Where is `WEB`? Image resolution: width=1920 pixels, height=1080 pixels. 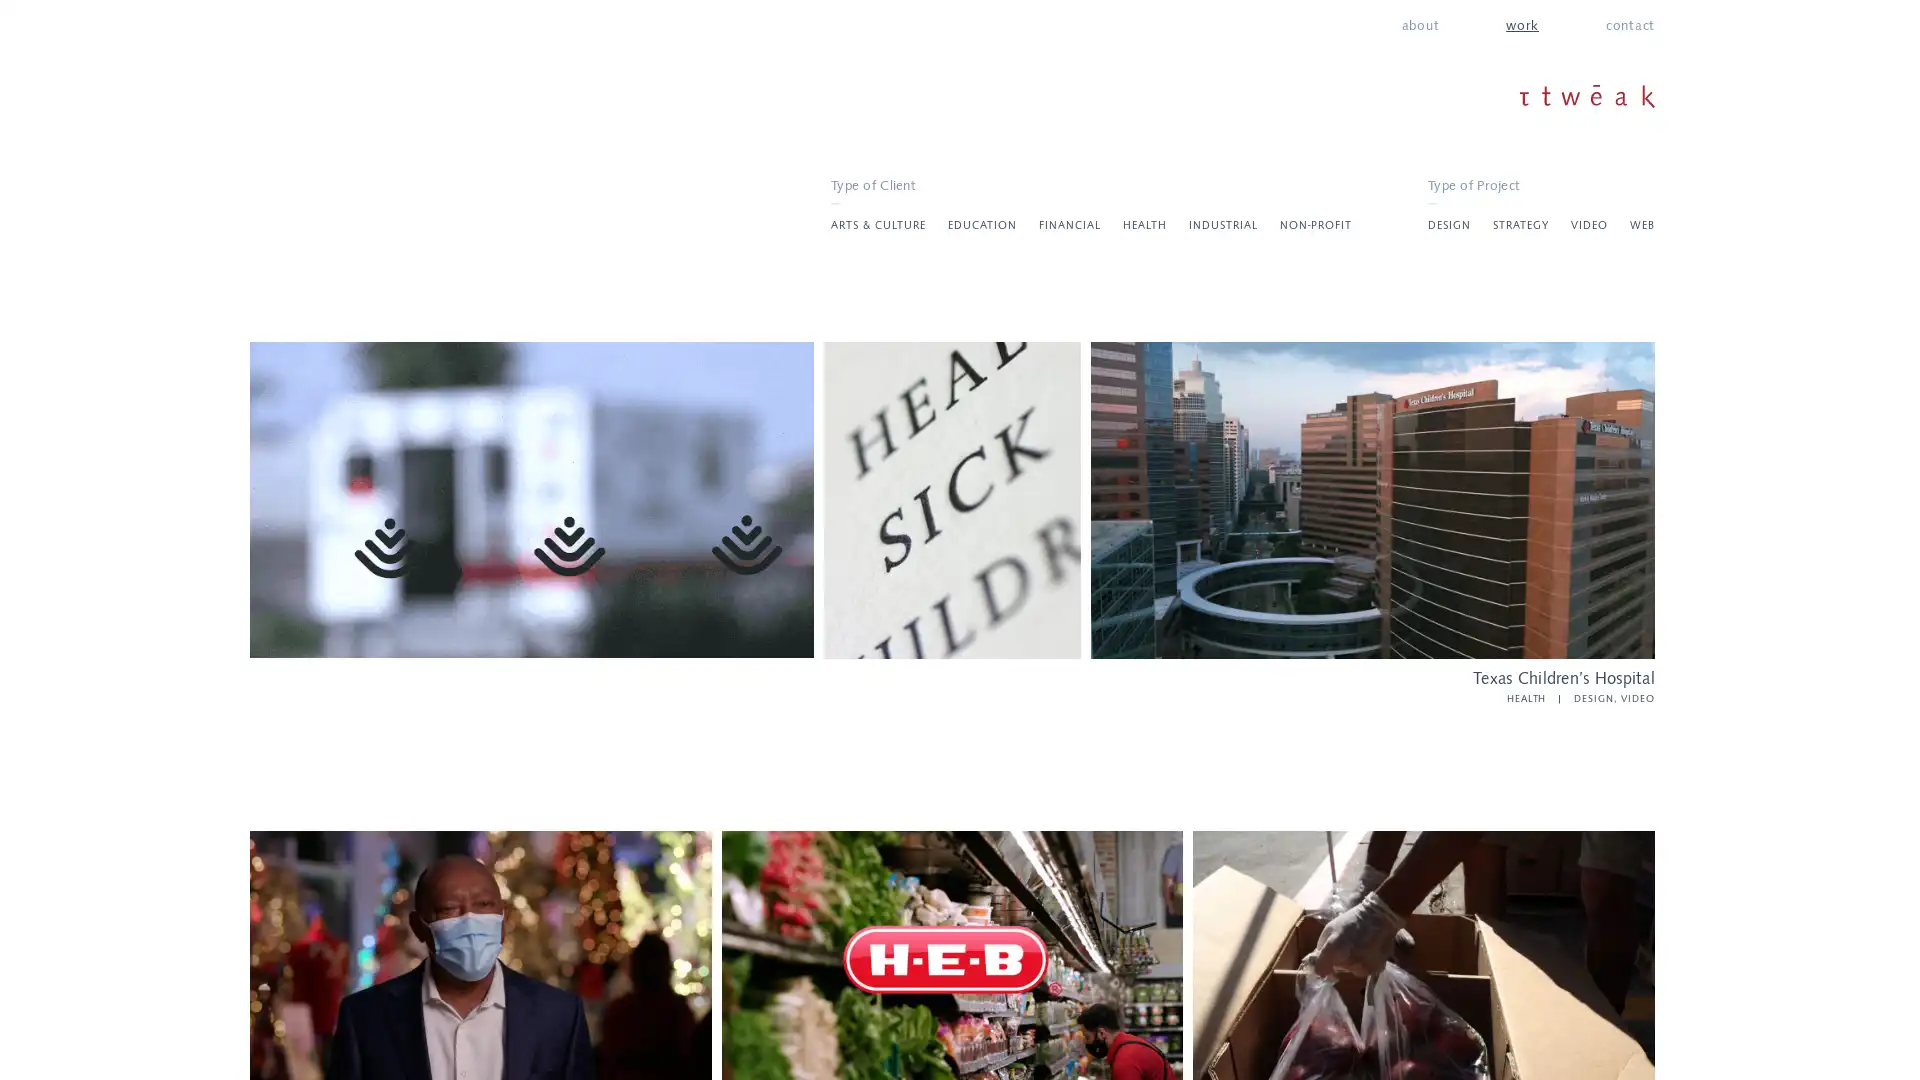 WEB is located at coordinates (1642, 225).